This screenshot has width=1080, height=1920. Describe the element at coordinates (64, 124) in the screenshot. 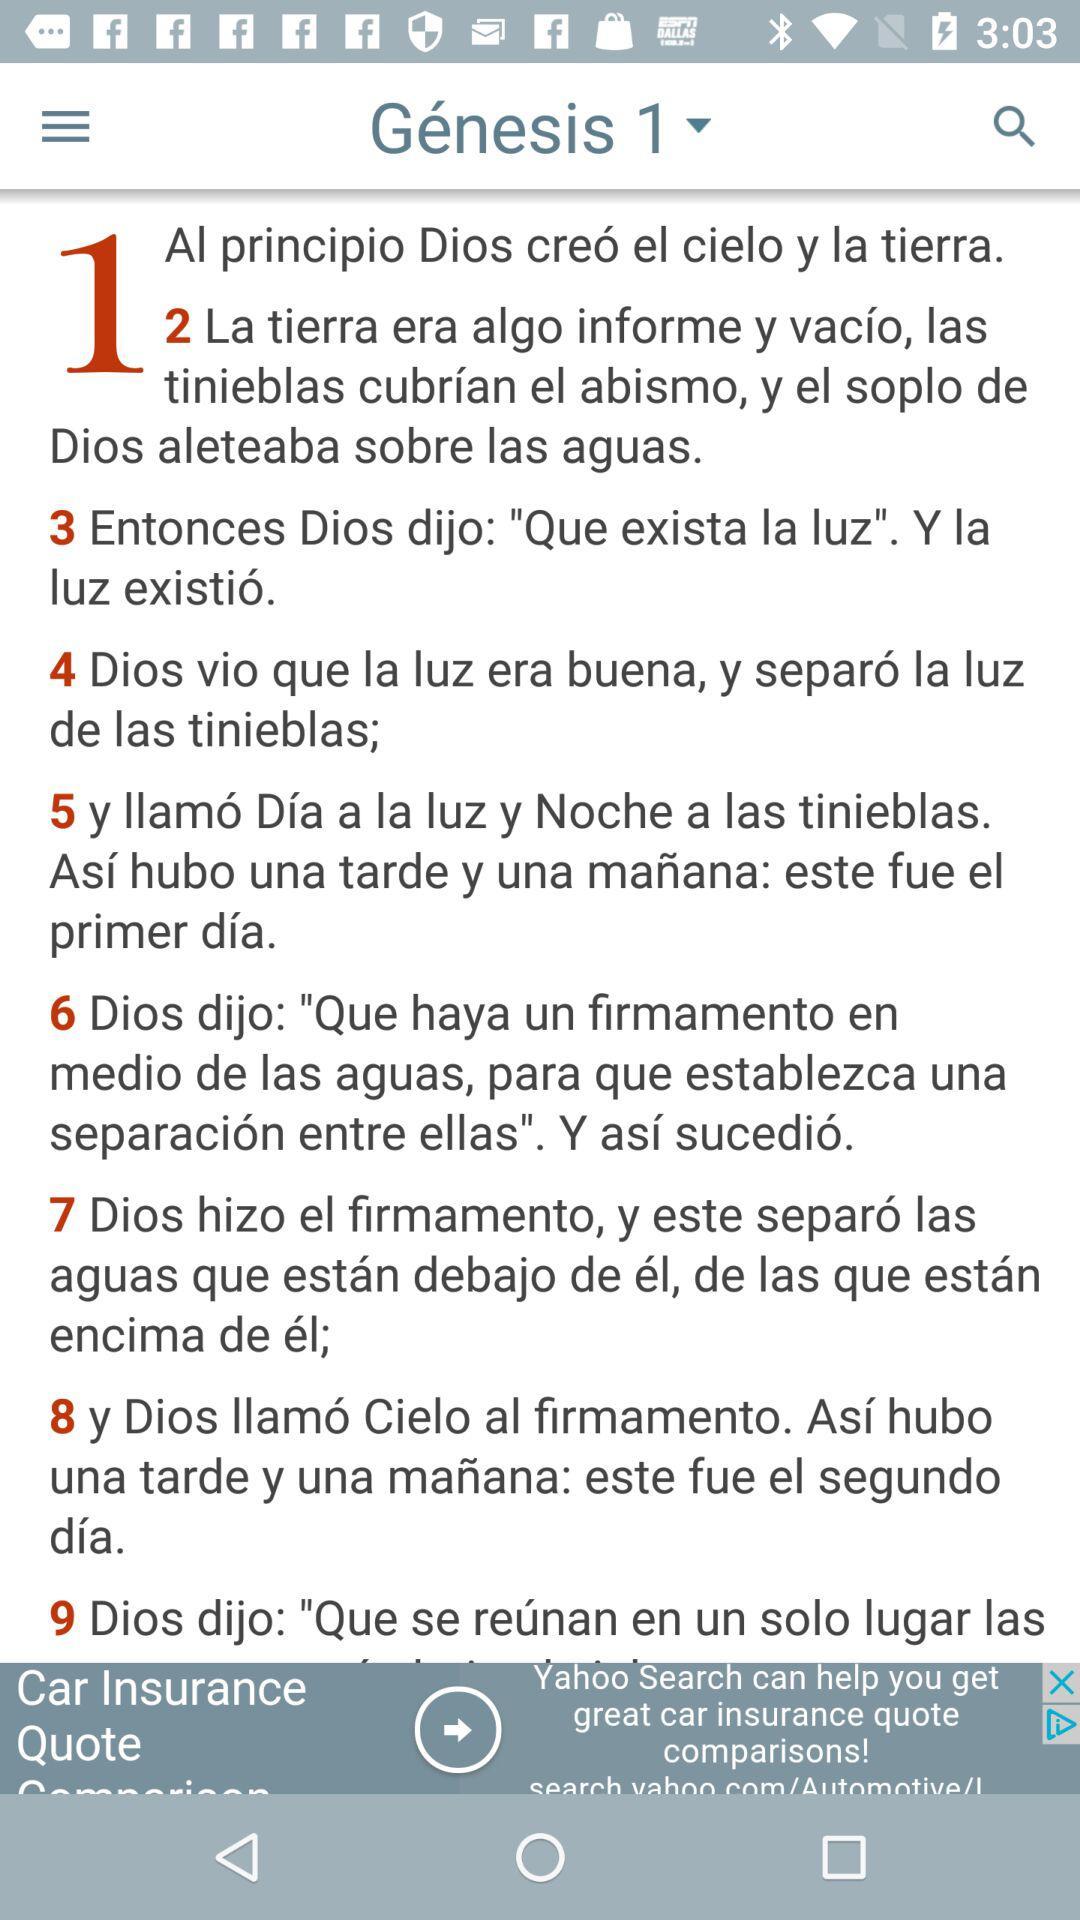

I see `the menu icon` at that location.